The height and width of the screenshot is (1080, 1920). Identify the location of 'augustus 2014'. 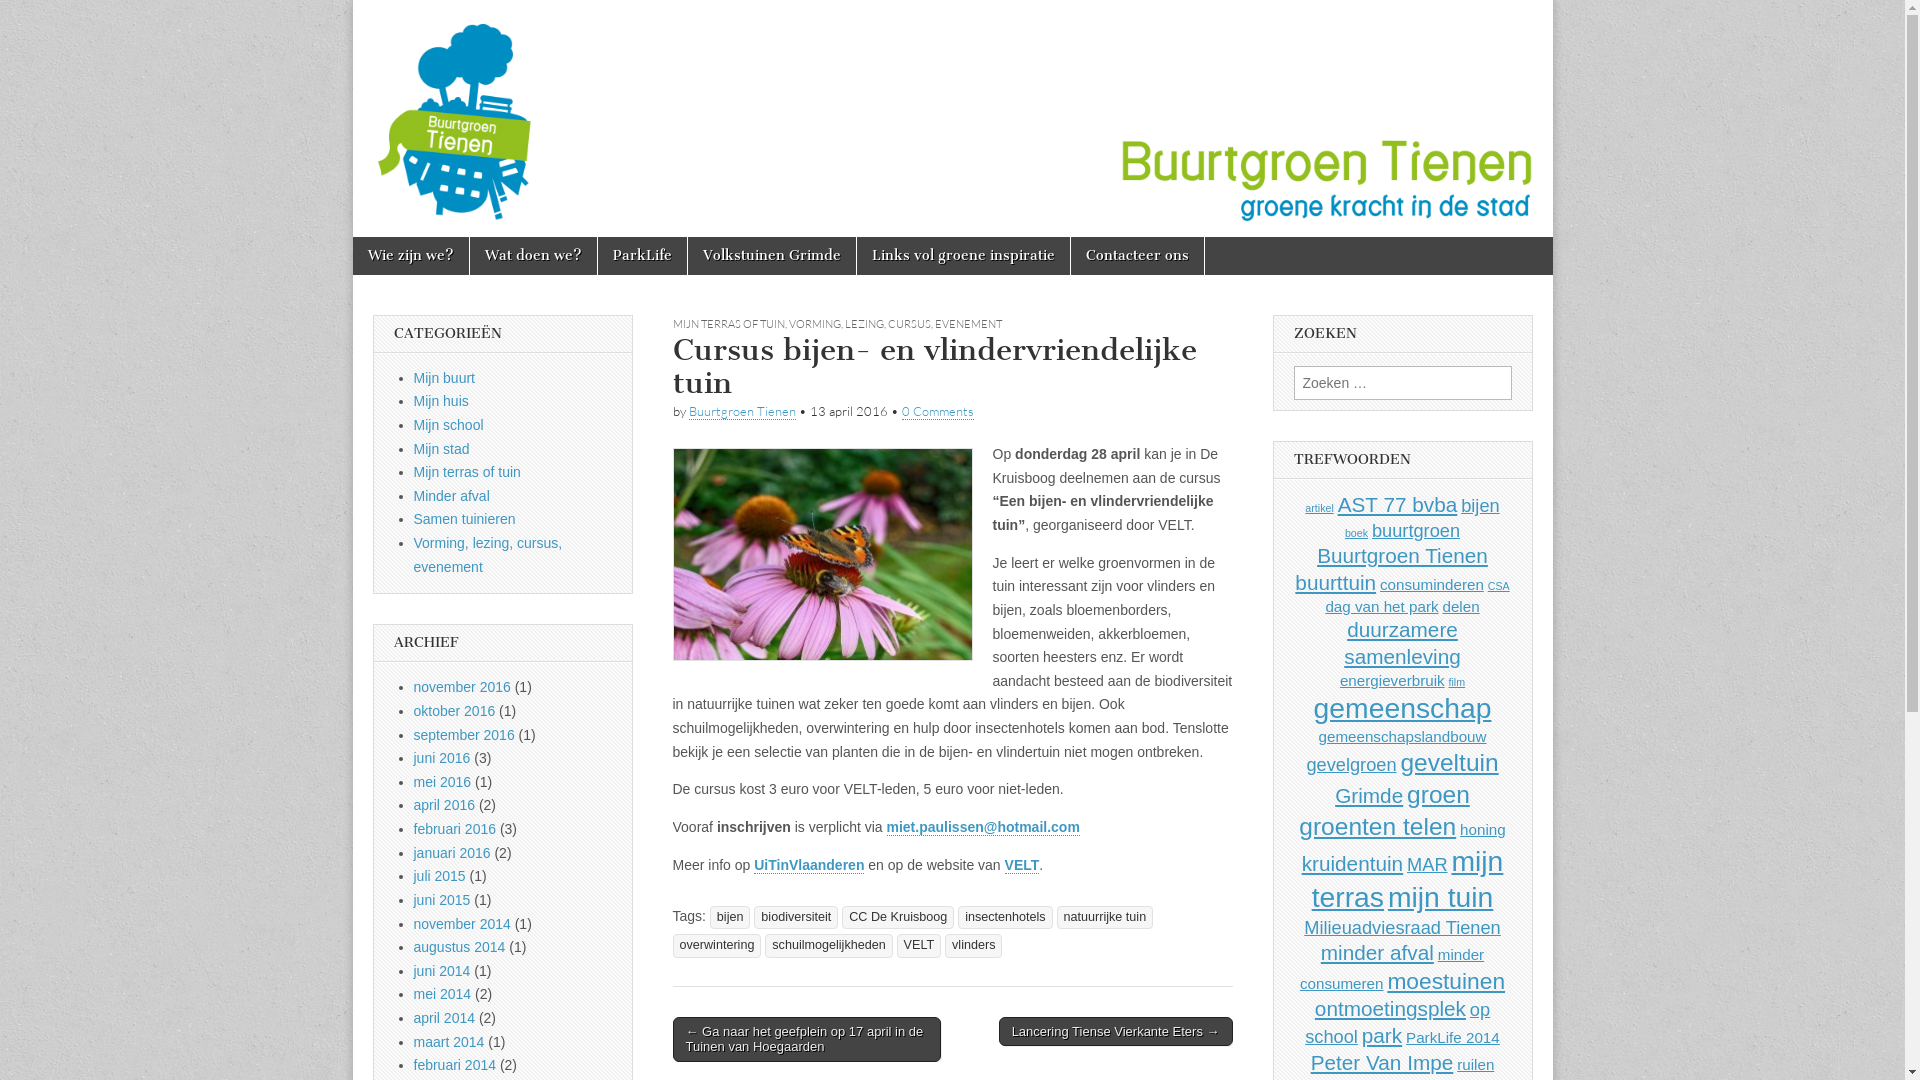
(459, 946).